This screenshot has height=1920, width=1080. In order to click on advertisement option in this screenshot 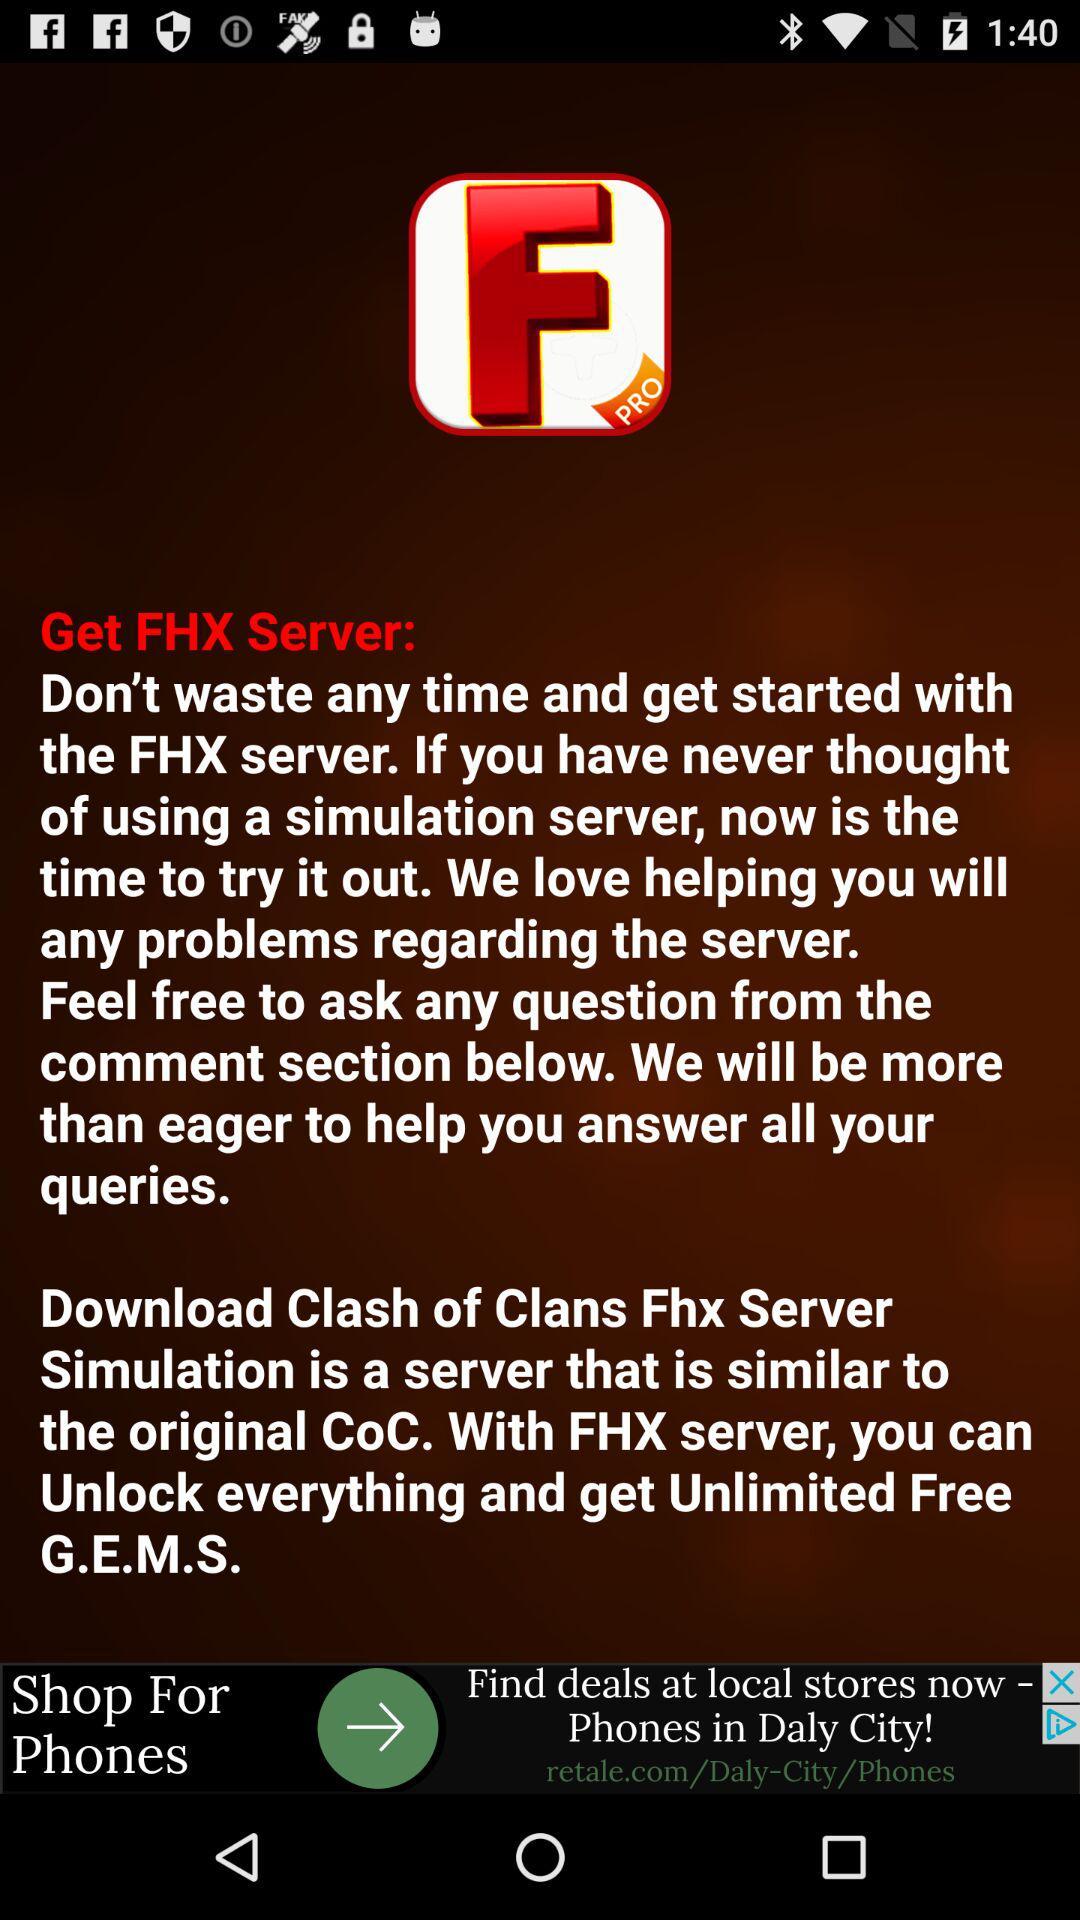, I will do `click(540, 1727)`.